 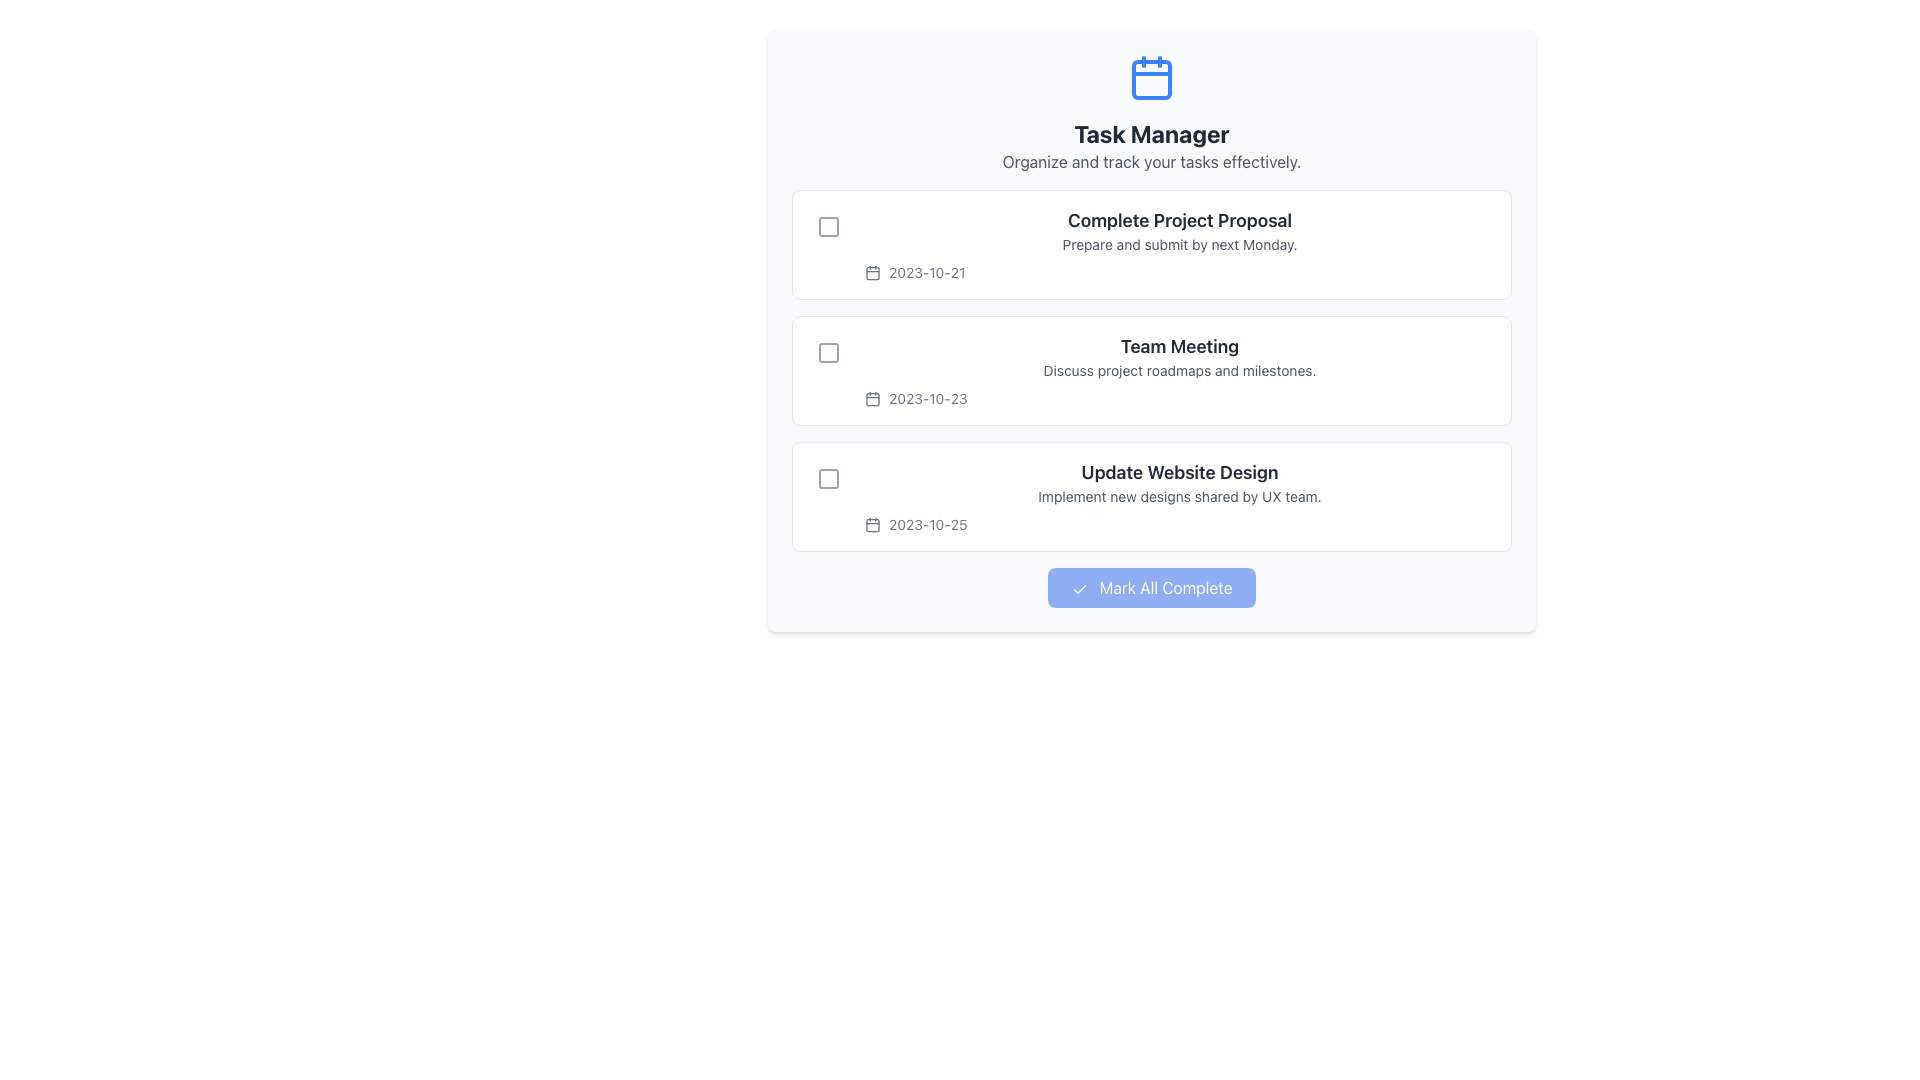 What do you see at coordinates (1180, 370) in the screenshot?
I see `the text element that states 'Discuss project roadmaps and milestones.' located beneath the header 'Team Meeting' in the second task card` at bounding box center [1180, 370].